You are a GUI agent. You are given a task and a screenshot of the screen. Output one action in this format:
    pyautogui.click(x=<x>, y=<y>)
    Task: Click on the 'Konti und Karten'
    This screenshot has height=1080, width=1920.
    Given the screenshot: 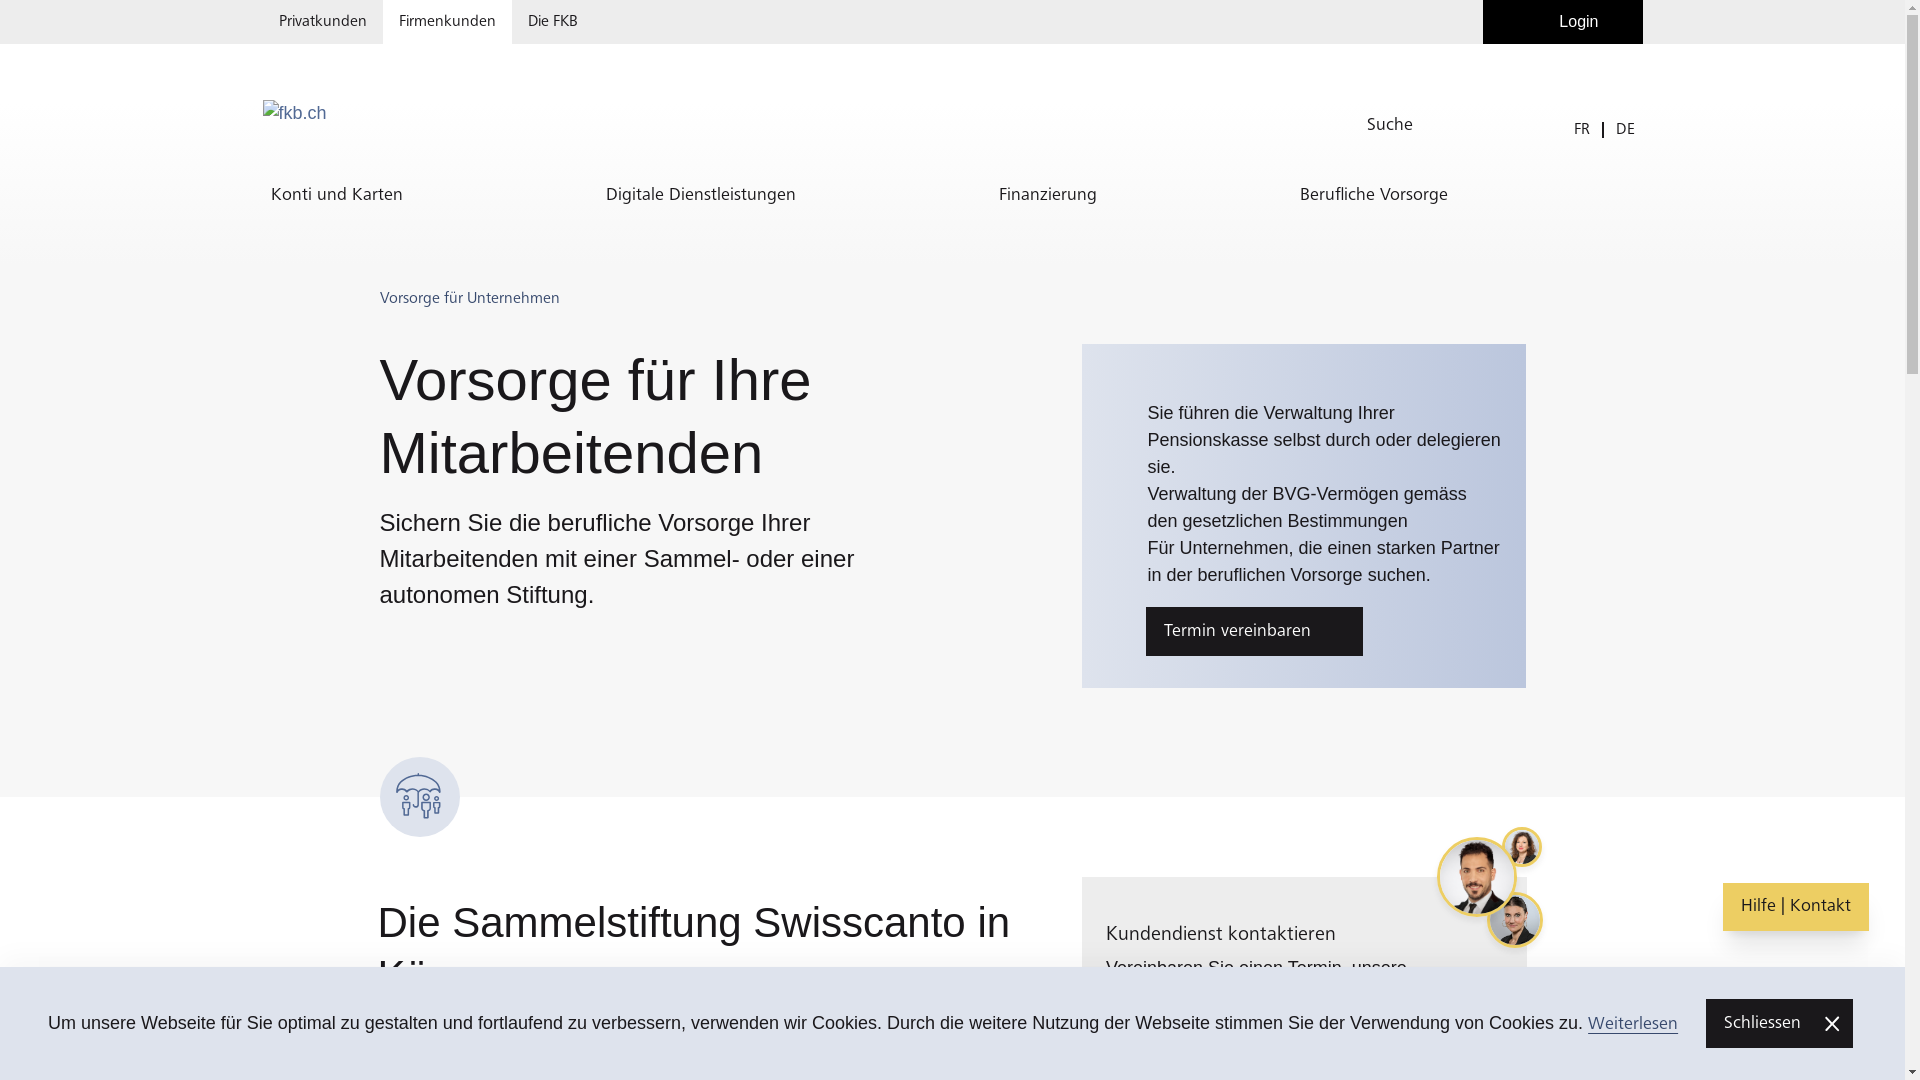 What is the action you would take?
    pyautogui.click(x=261, y=195)
    